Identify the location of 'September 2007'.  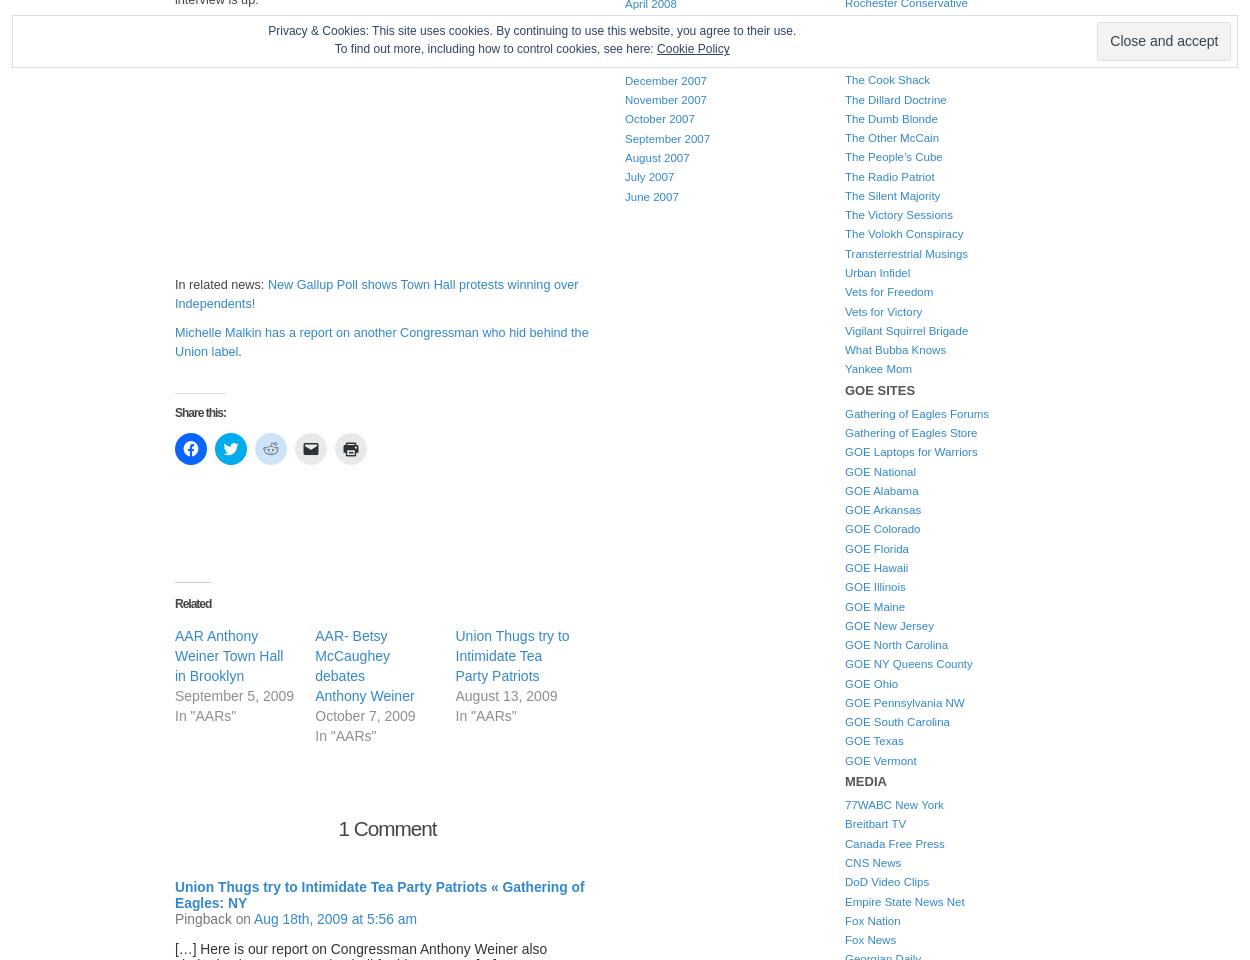
(625, 136).